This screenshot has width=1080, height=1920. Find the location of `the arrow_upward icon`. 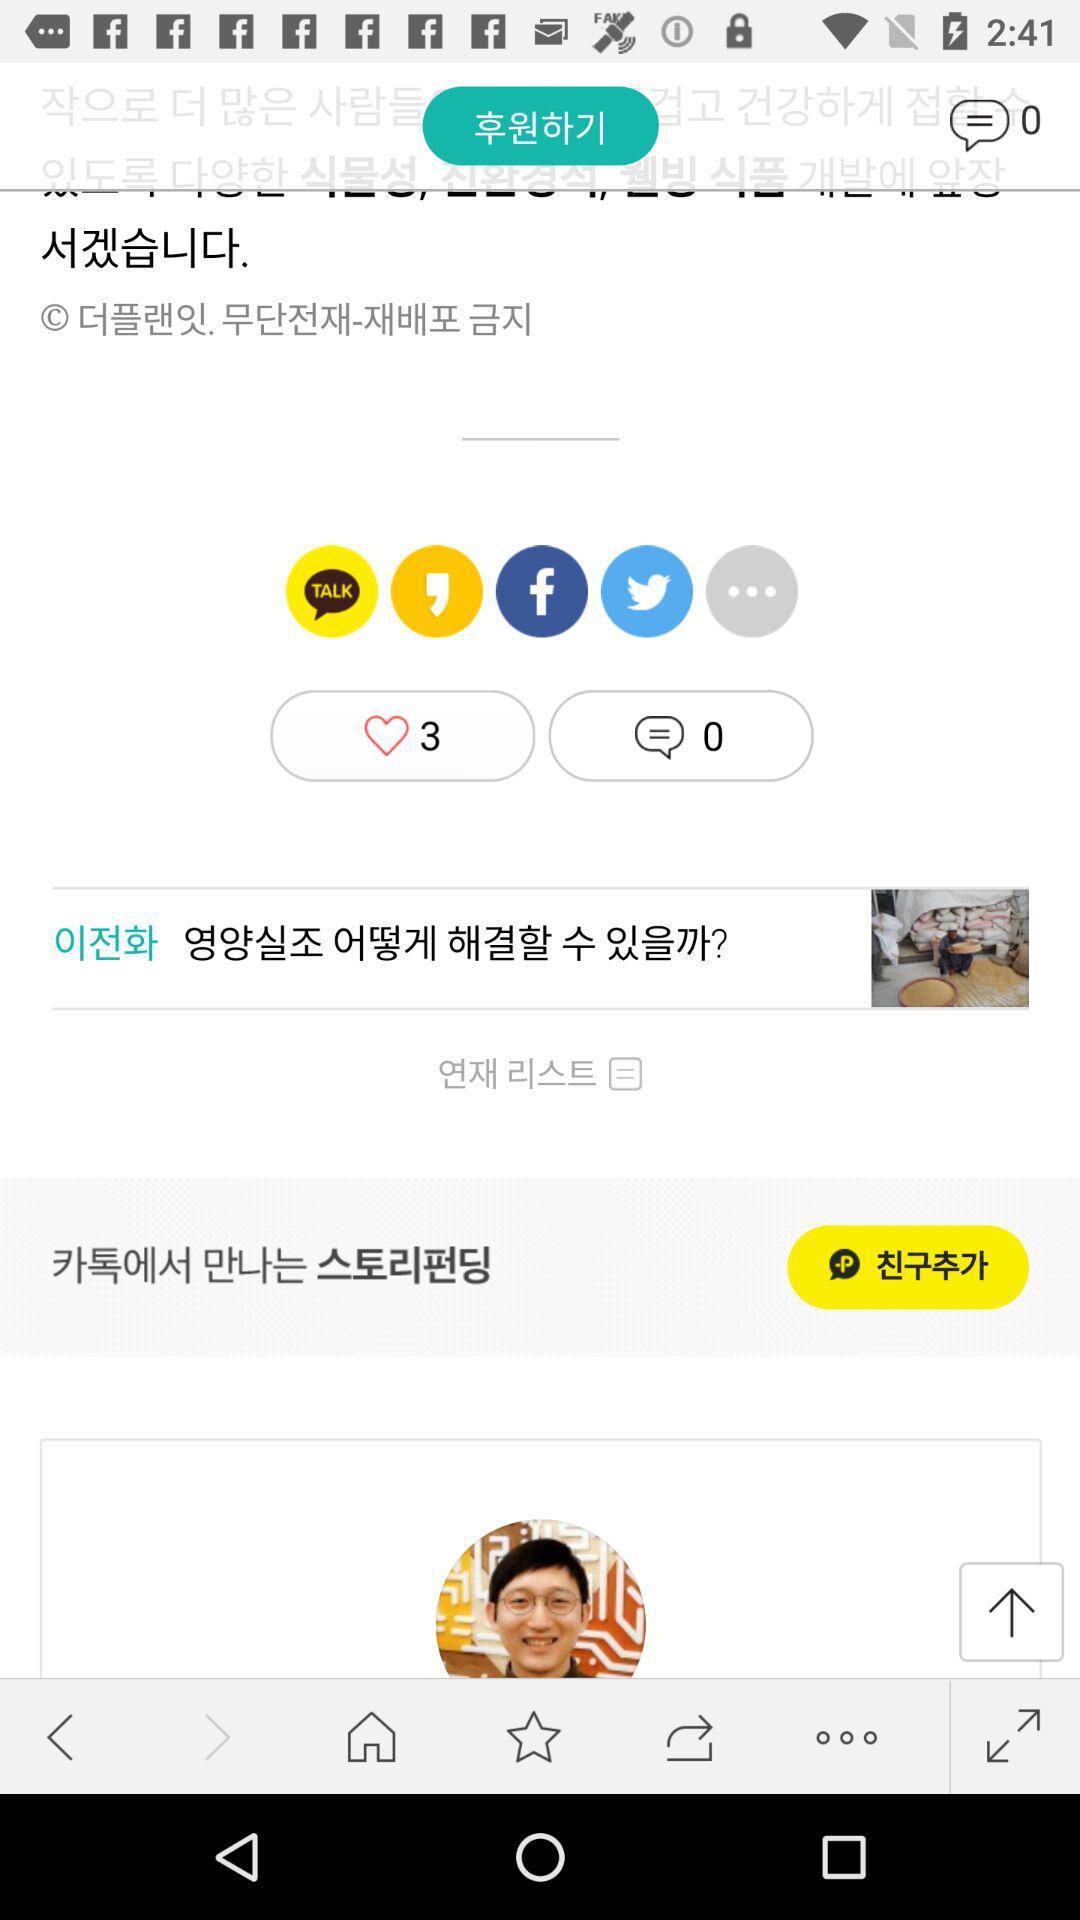

the arrow_upward icon is located at coordinates (1011, 1612).